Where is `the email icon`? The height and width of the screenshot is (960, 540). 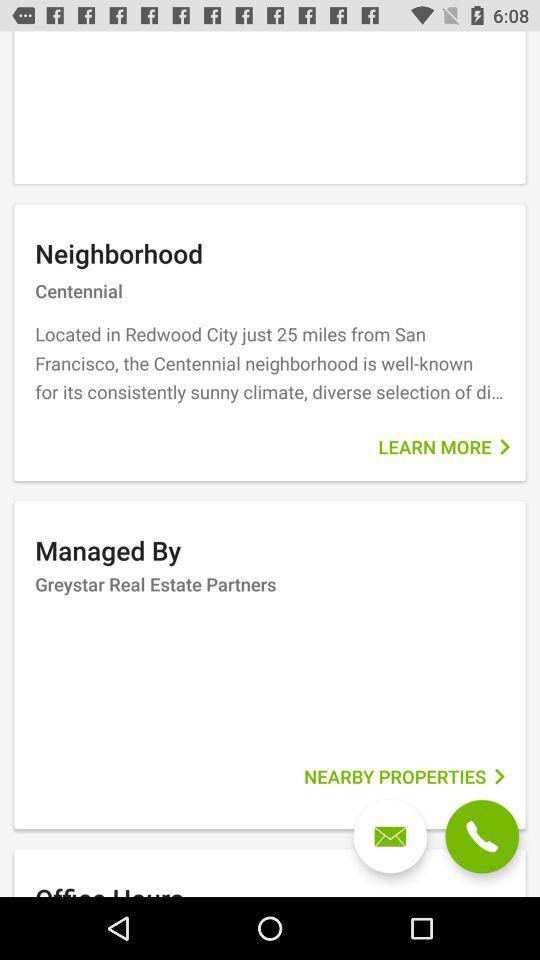
the email icon is located at coordinates (390, 836).